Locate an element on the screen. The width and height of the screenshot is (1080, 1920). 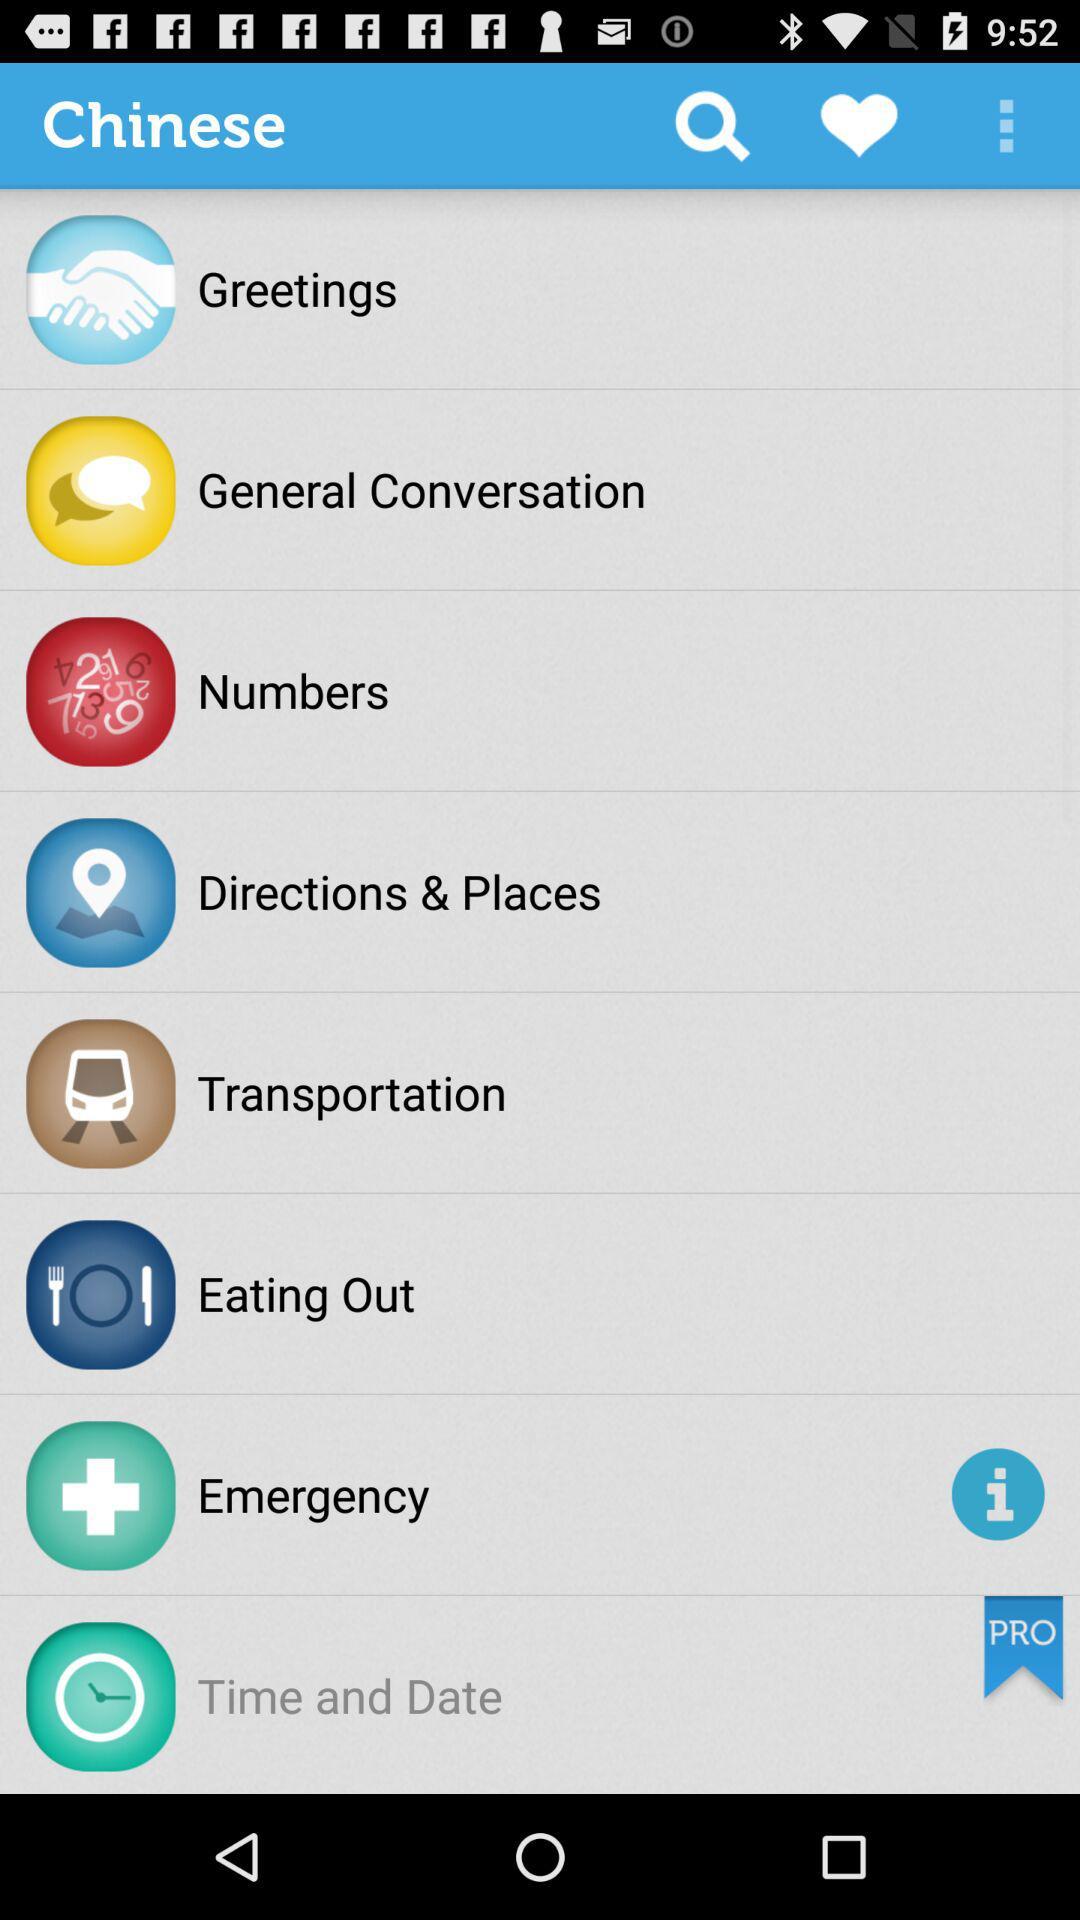
the greetings item is located at coordinates (297, 287).